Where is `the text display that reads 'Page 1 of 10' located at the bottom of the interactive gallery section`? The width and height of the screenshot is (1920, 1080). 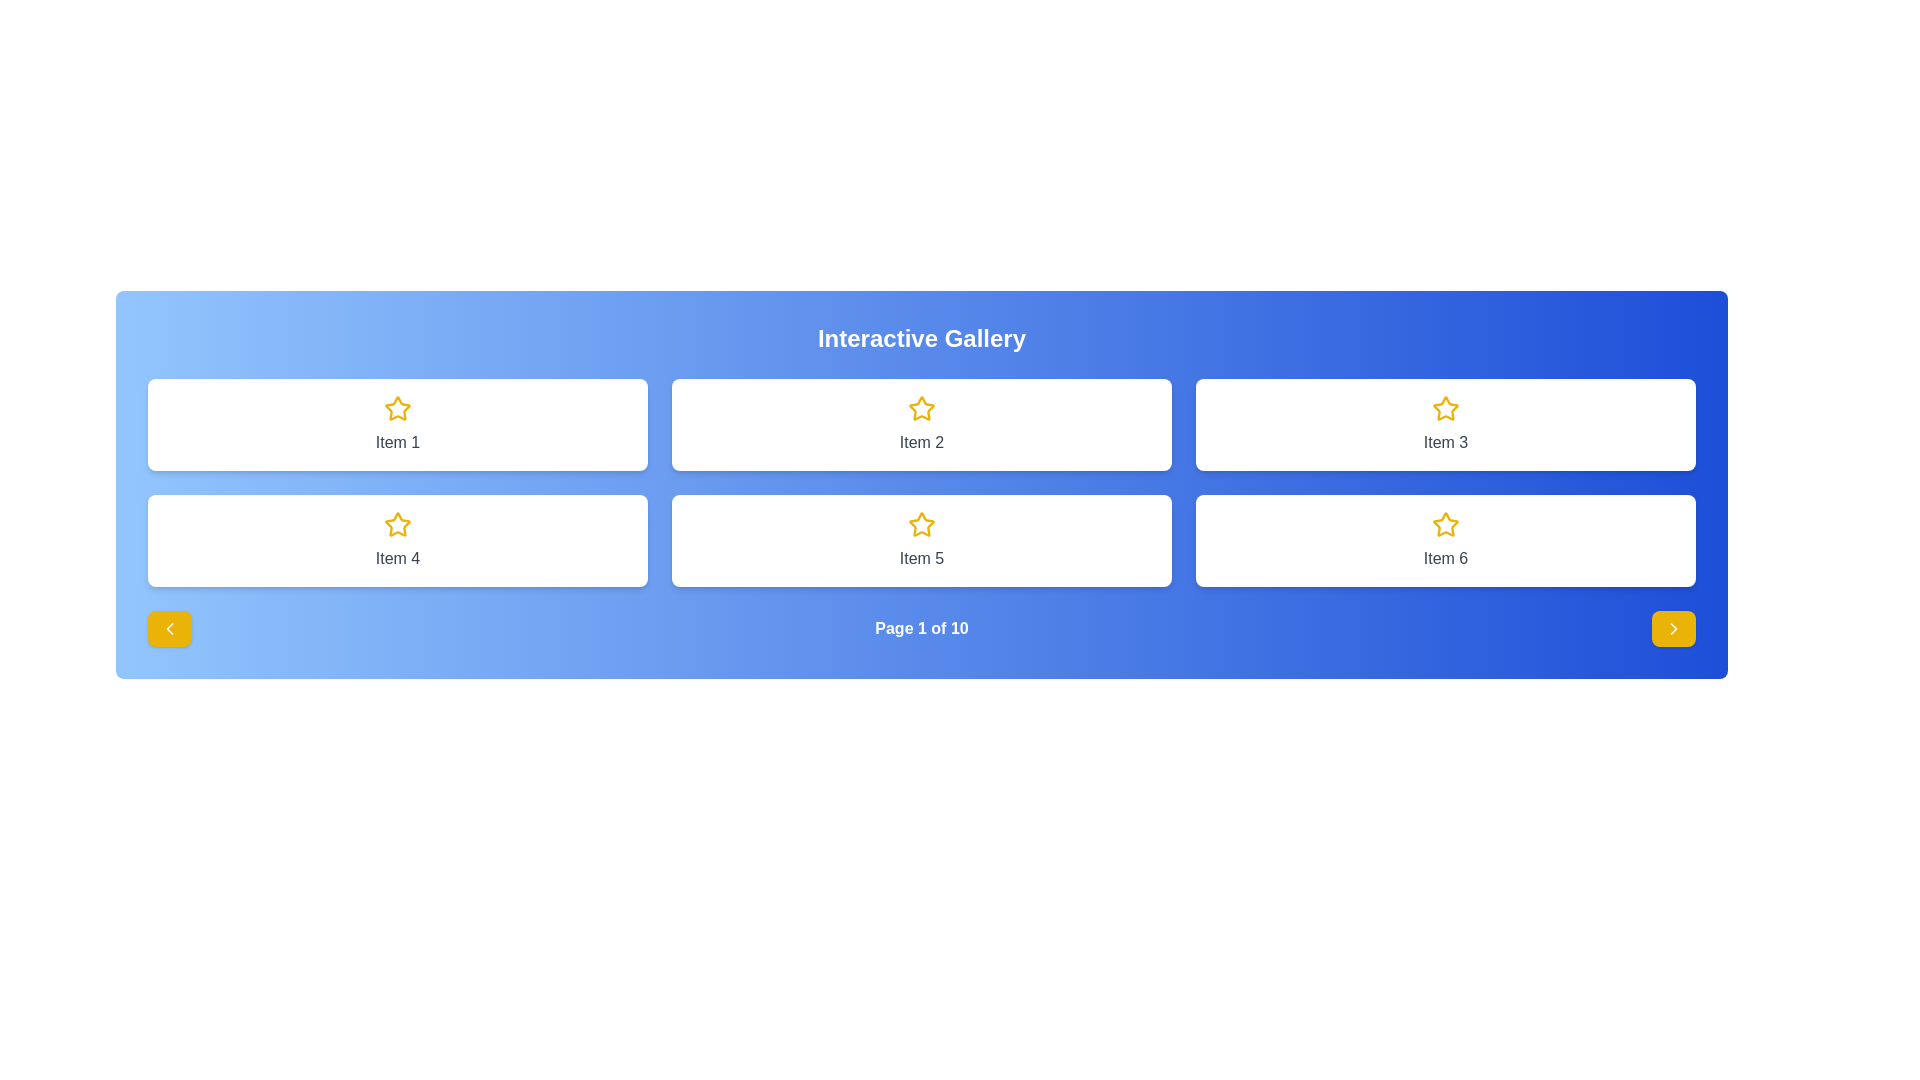
the text display that reads 'Page 1 of 10' located at the bottom of the interactive gallery section is located at coordinates (920, 627).